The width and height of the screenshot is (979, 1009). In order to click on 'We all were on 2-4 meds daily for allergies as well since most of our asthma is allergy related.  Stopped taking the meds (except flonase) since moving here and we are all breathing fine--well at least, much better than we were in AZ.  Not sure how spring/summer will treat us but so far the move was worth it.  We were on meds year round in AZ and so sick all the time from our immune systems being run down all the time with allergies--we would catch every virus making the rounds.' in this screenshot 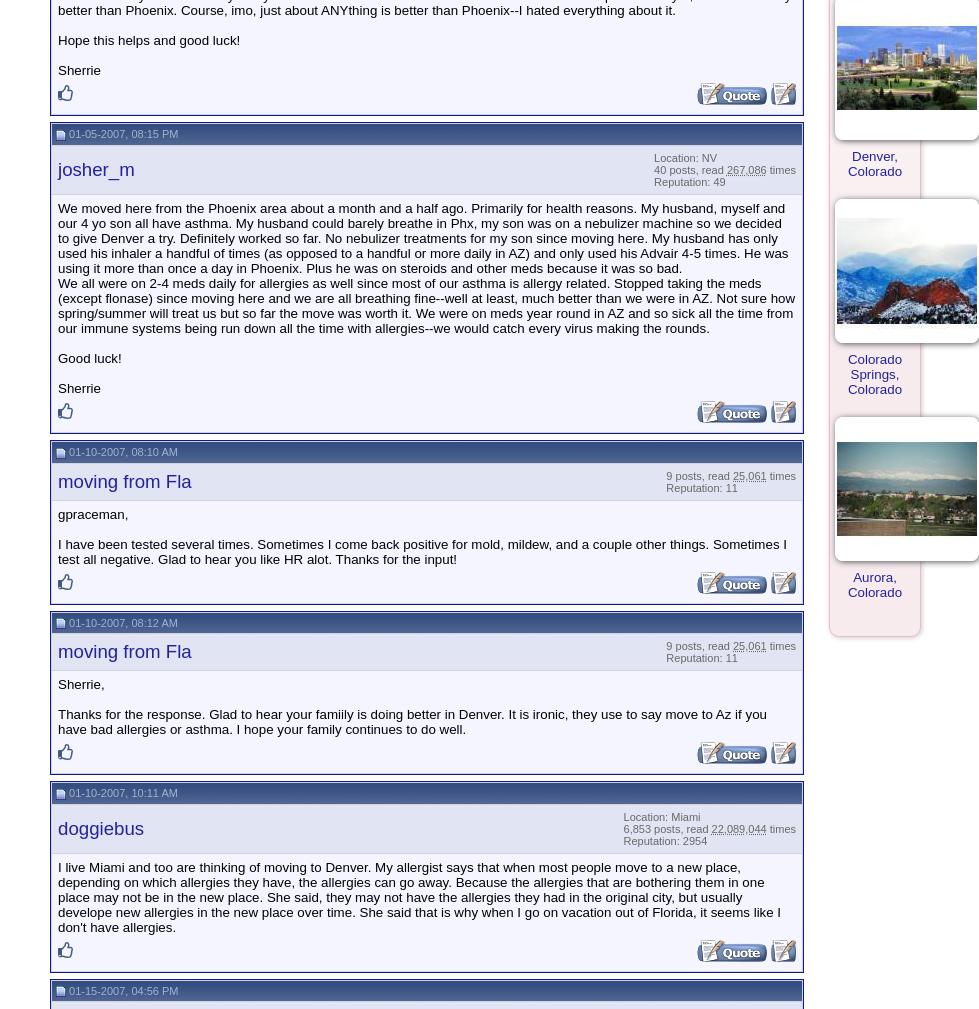, I will do `click(57, 304)`.